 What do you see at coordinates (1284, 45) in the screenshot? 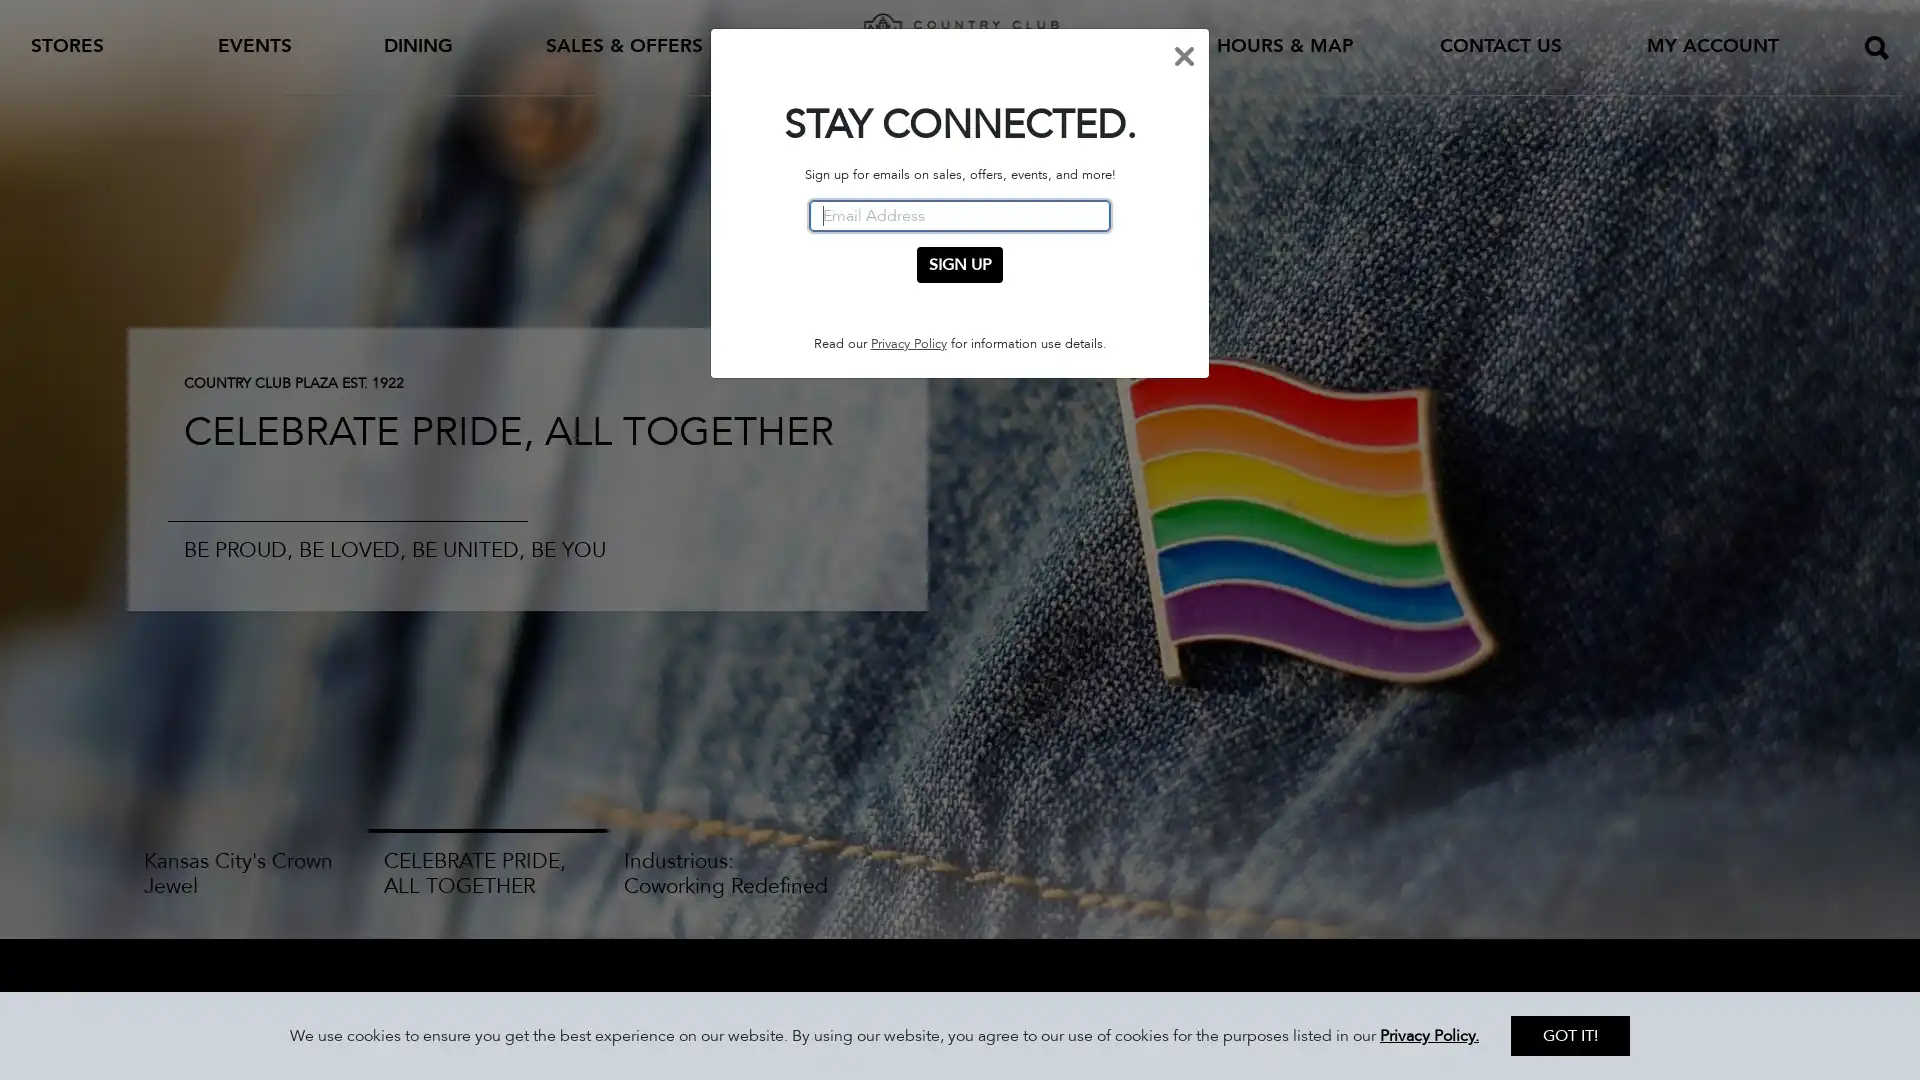
I see `HOURS & MAP` at bounding box center [1284, 45].